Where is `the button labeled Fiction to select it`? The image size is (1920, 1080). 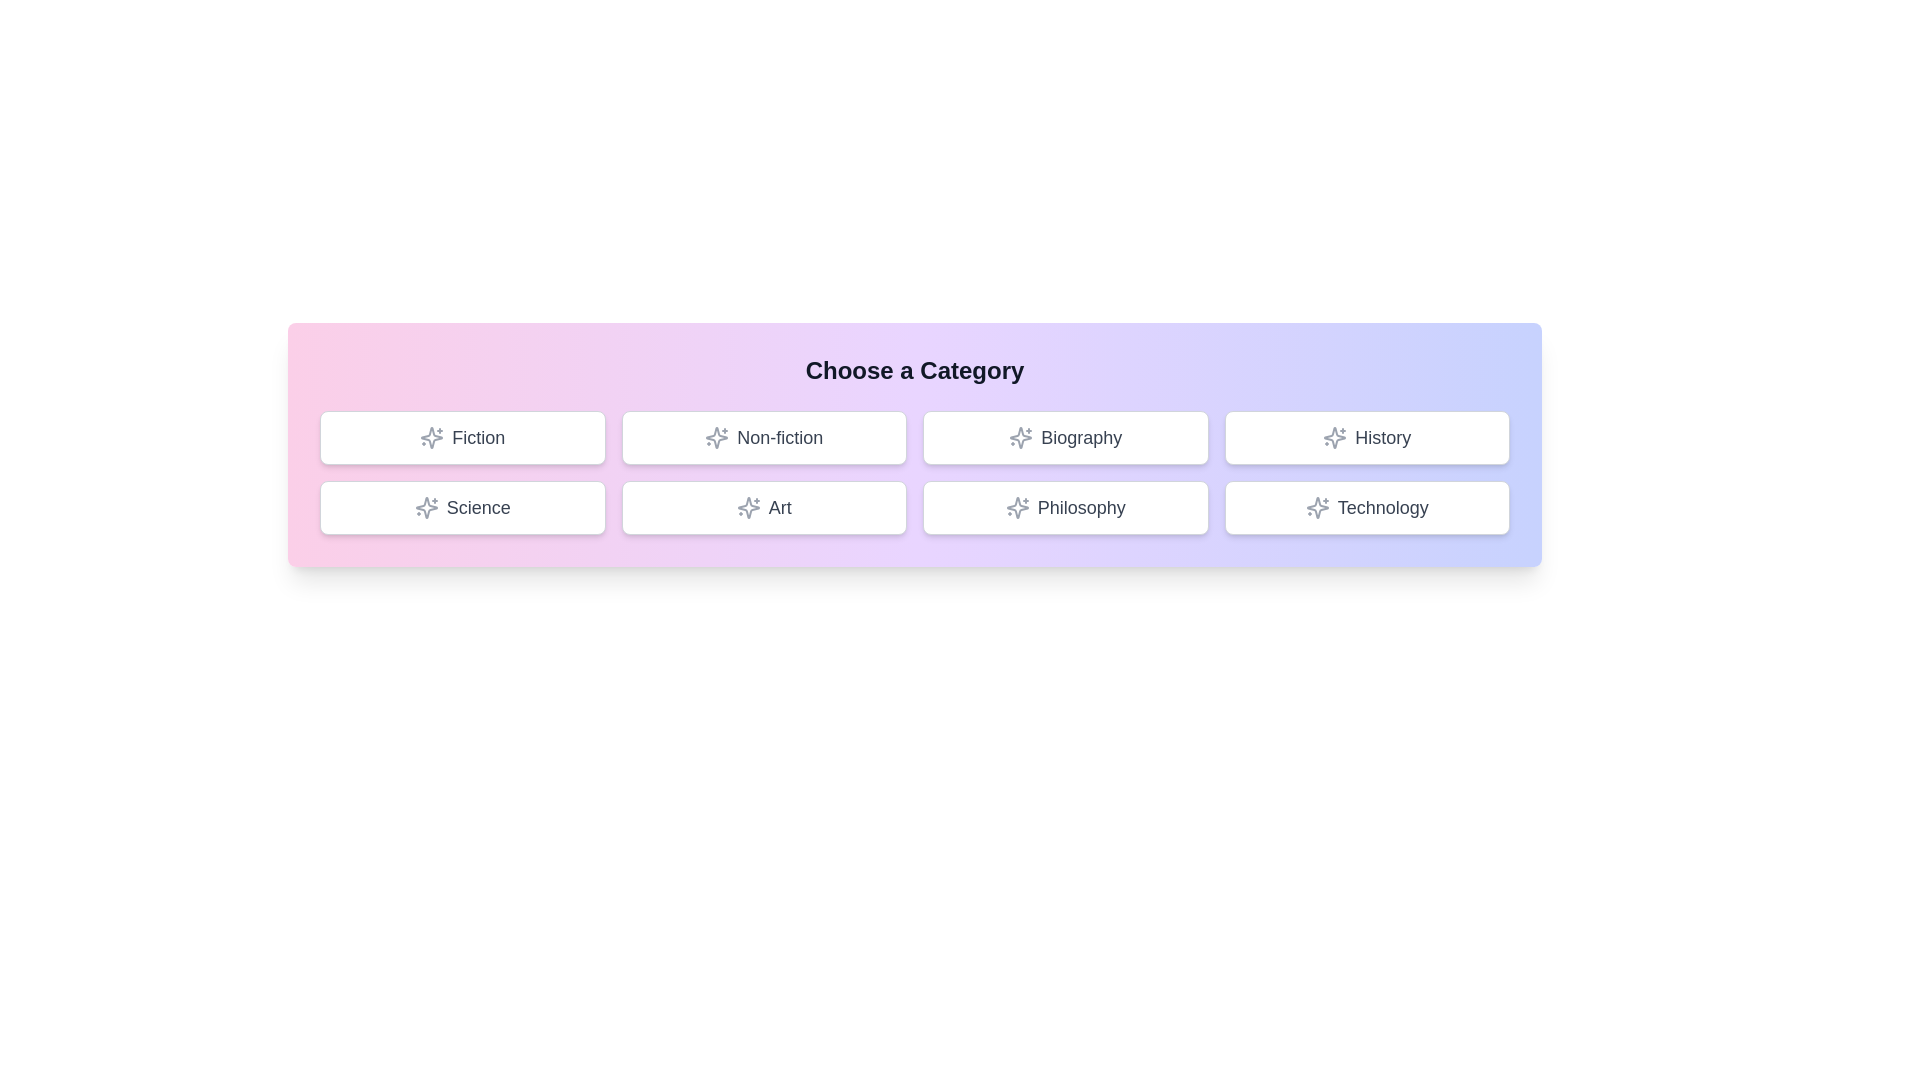 the button labeled Fiction to select it is located at coordinates (461, 437).